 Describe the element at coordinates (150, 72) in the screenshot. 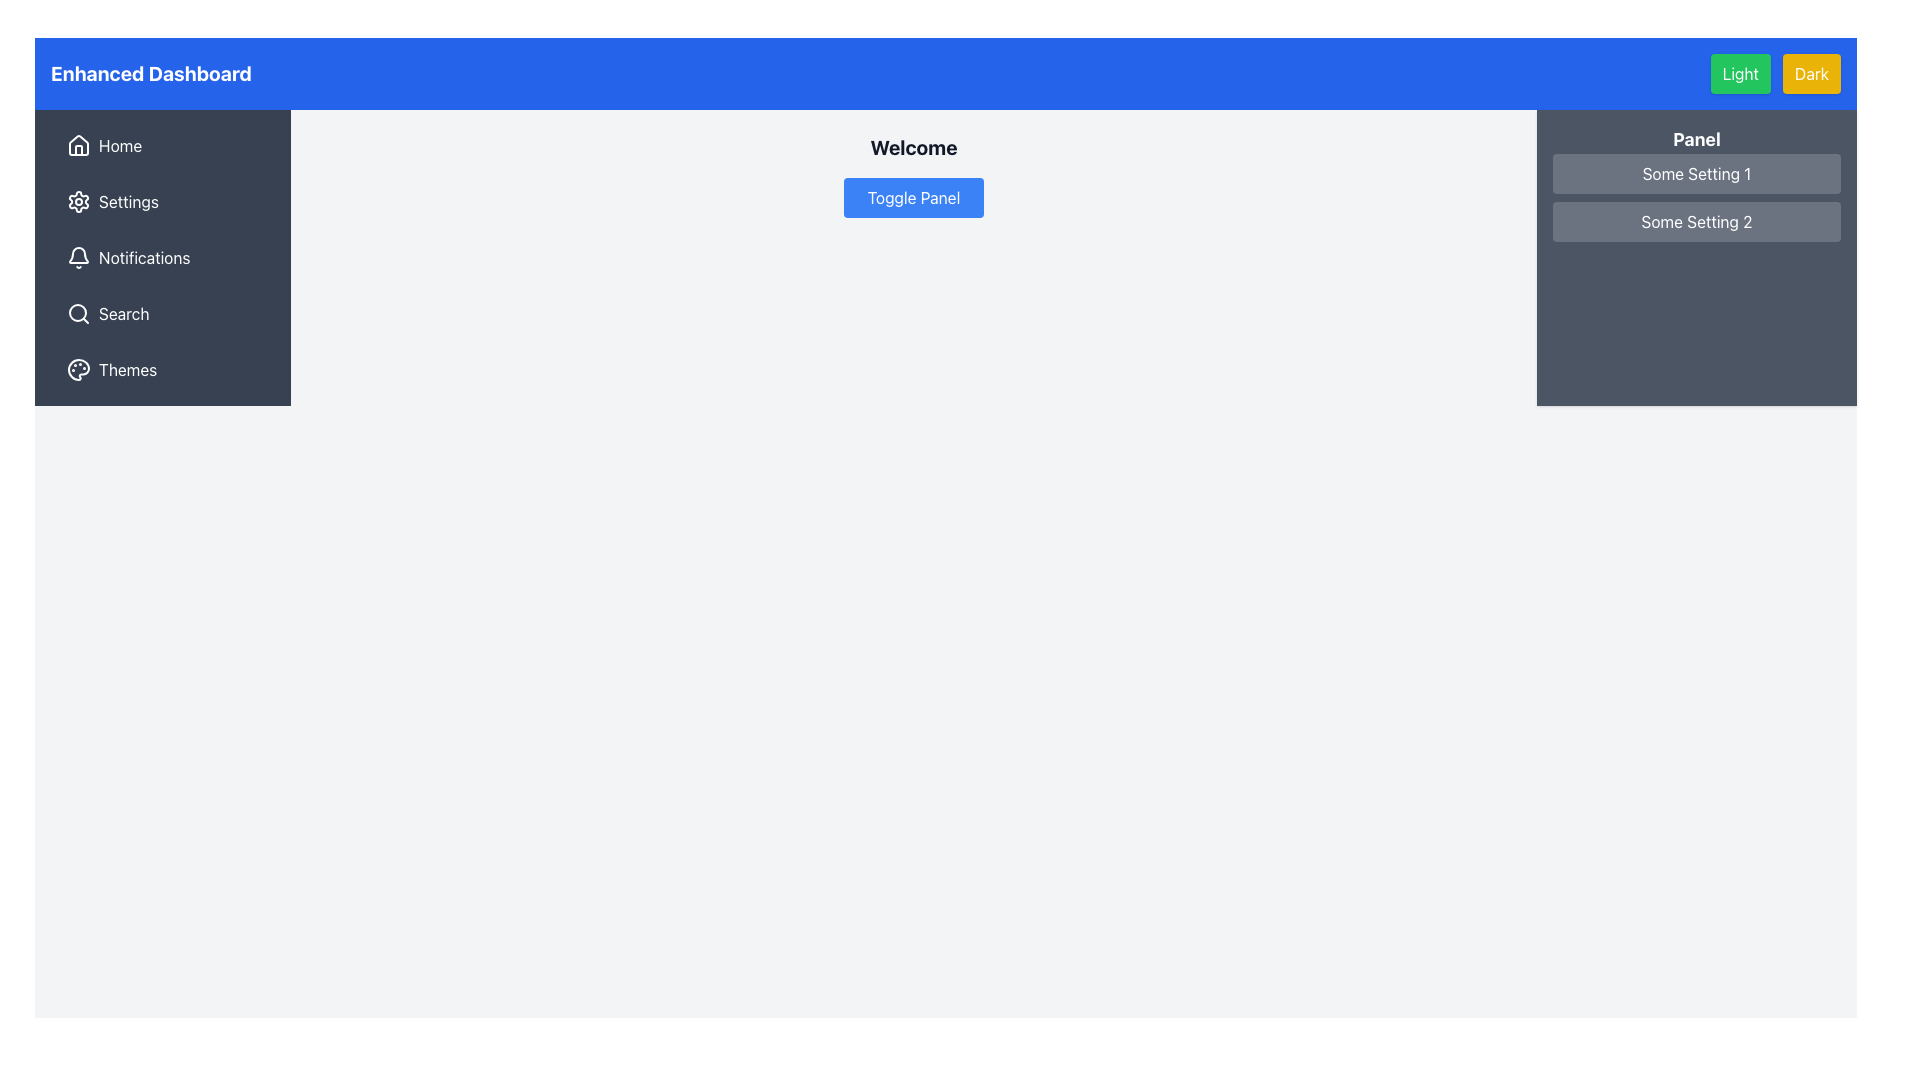

I see `the text label located on the left side of the blue header bar, which serves as the title for the current page or application` at that location.